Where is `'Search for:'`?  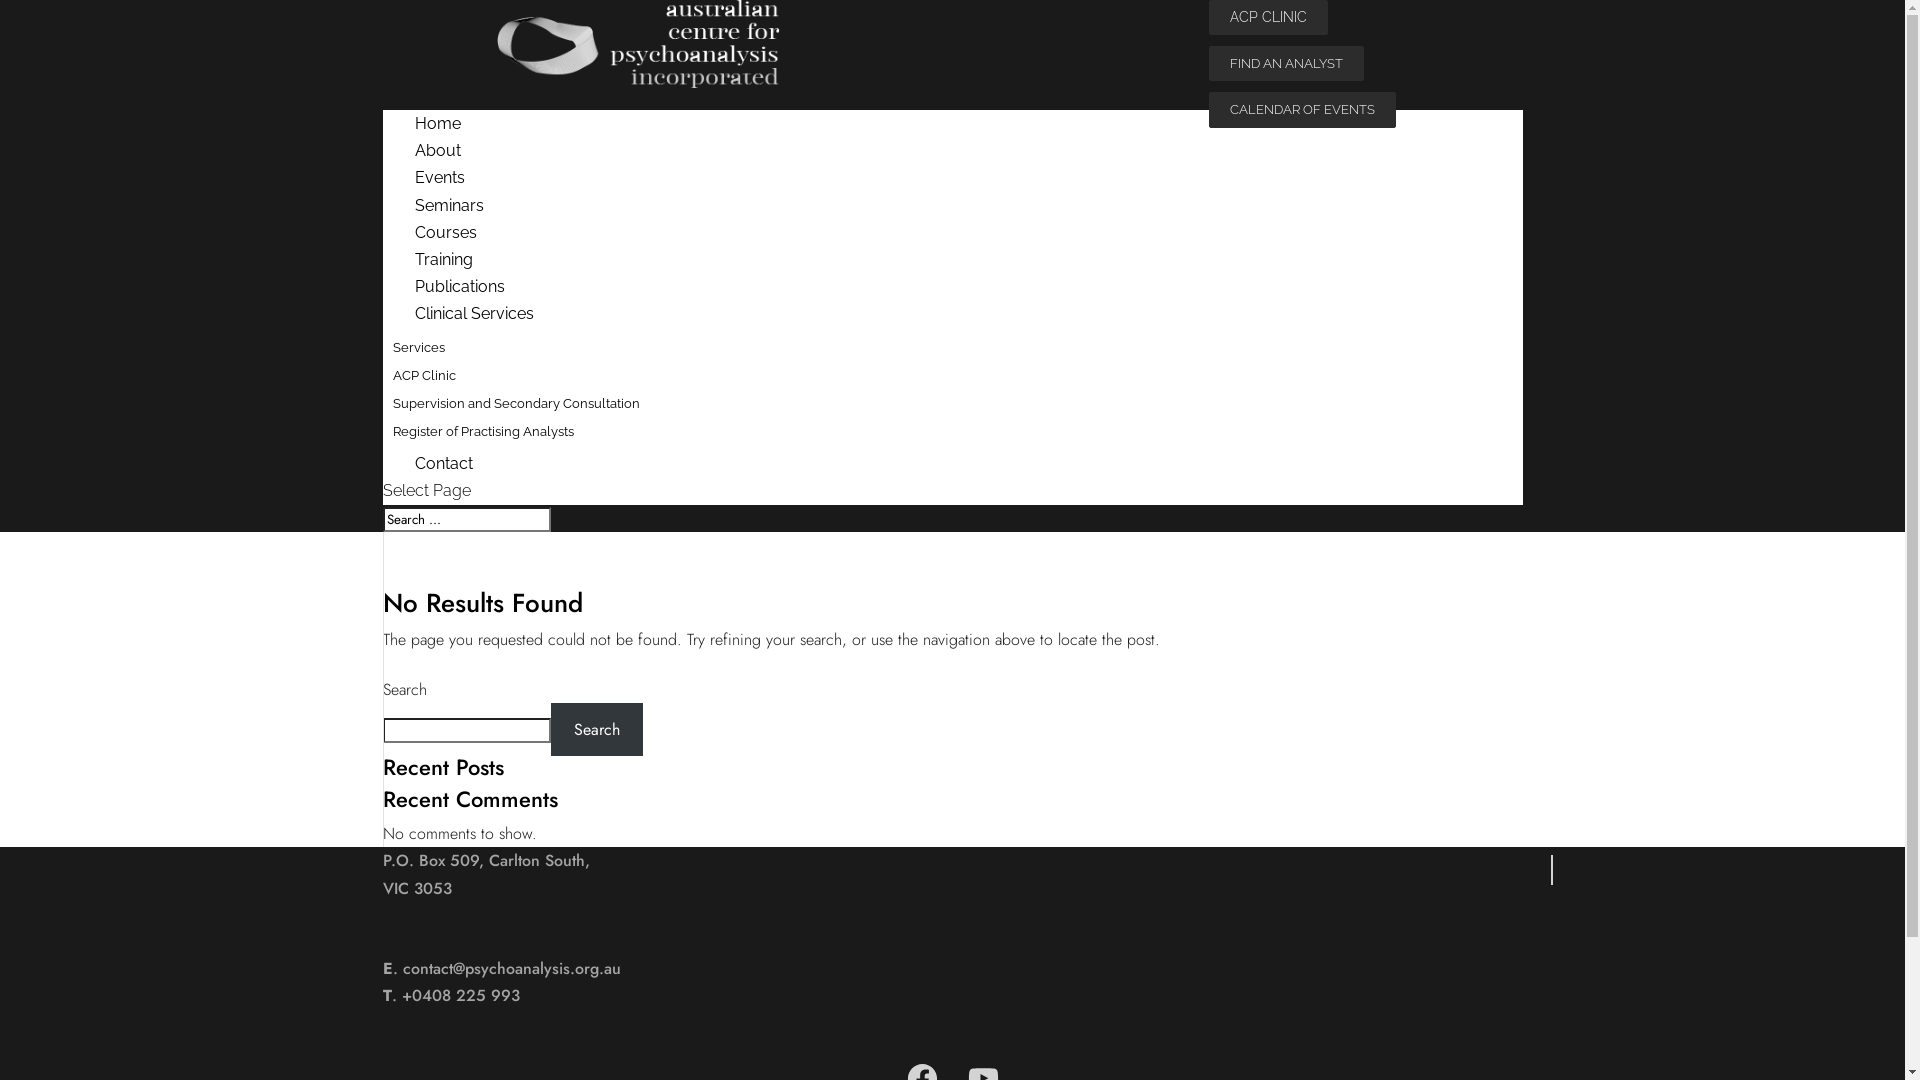
'Search for:' is located at coordinates (382, 518).